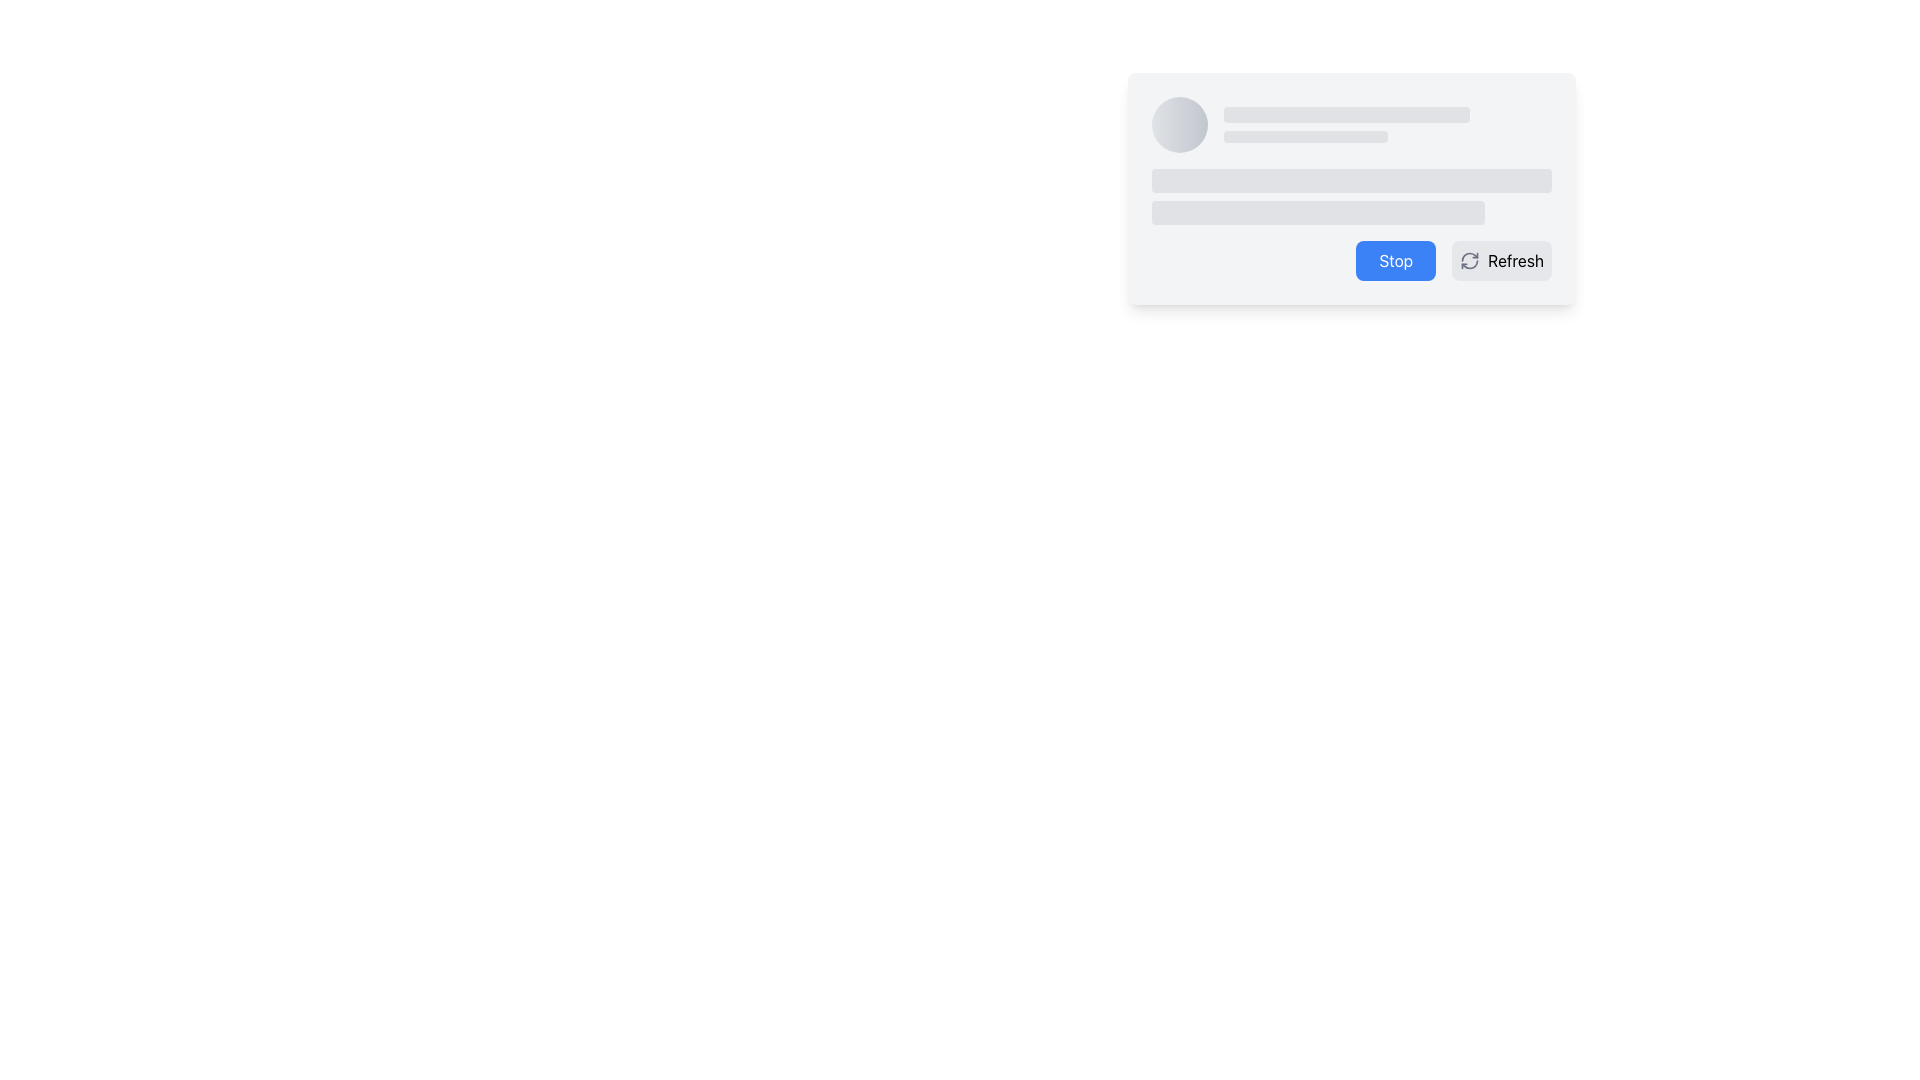 This screenshot has width=1920, height=1080. I want to click on the upper-left segment of the refresh icon, which is part of a circular icon located next to the 'Refresh' button, so click(1470, 256).